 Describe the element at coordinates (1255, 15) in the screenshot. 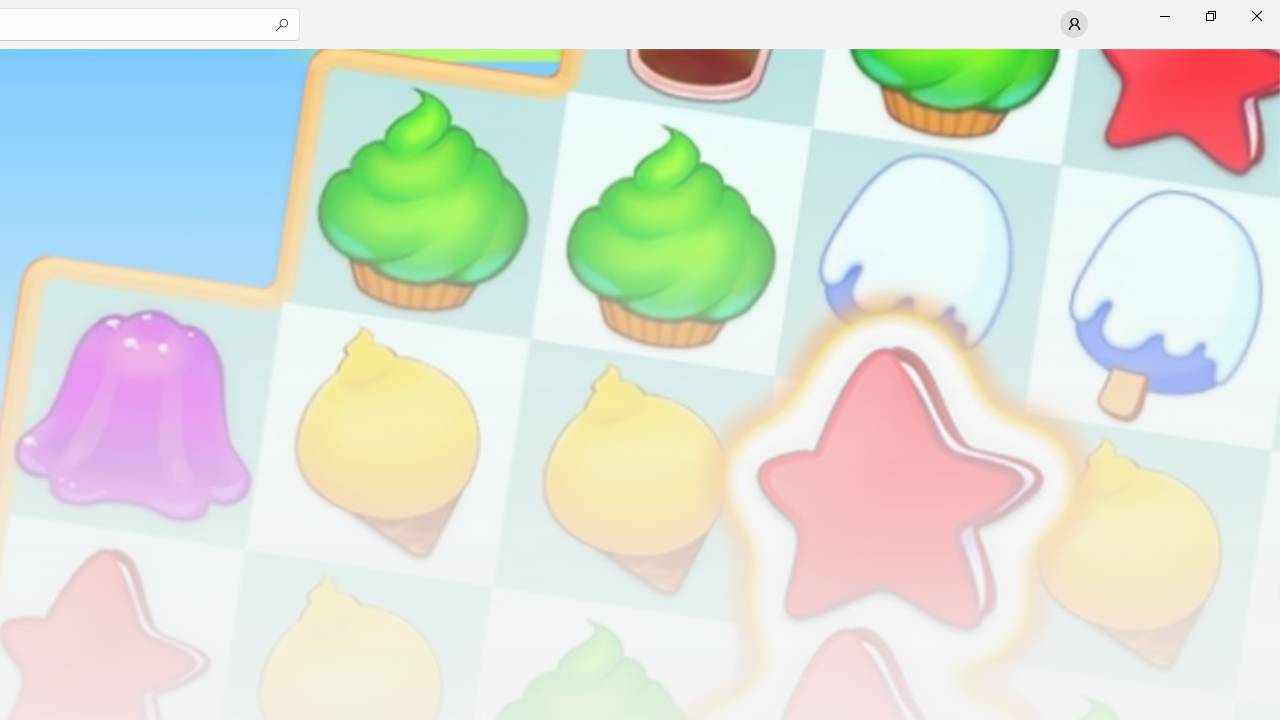

I see `'Close Microsoft Store'` at that location.